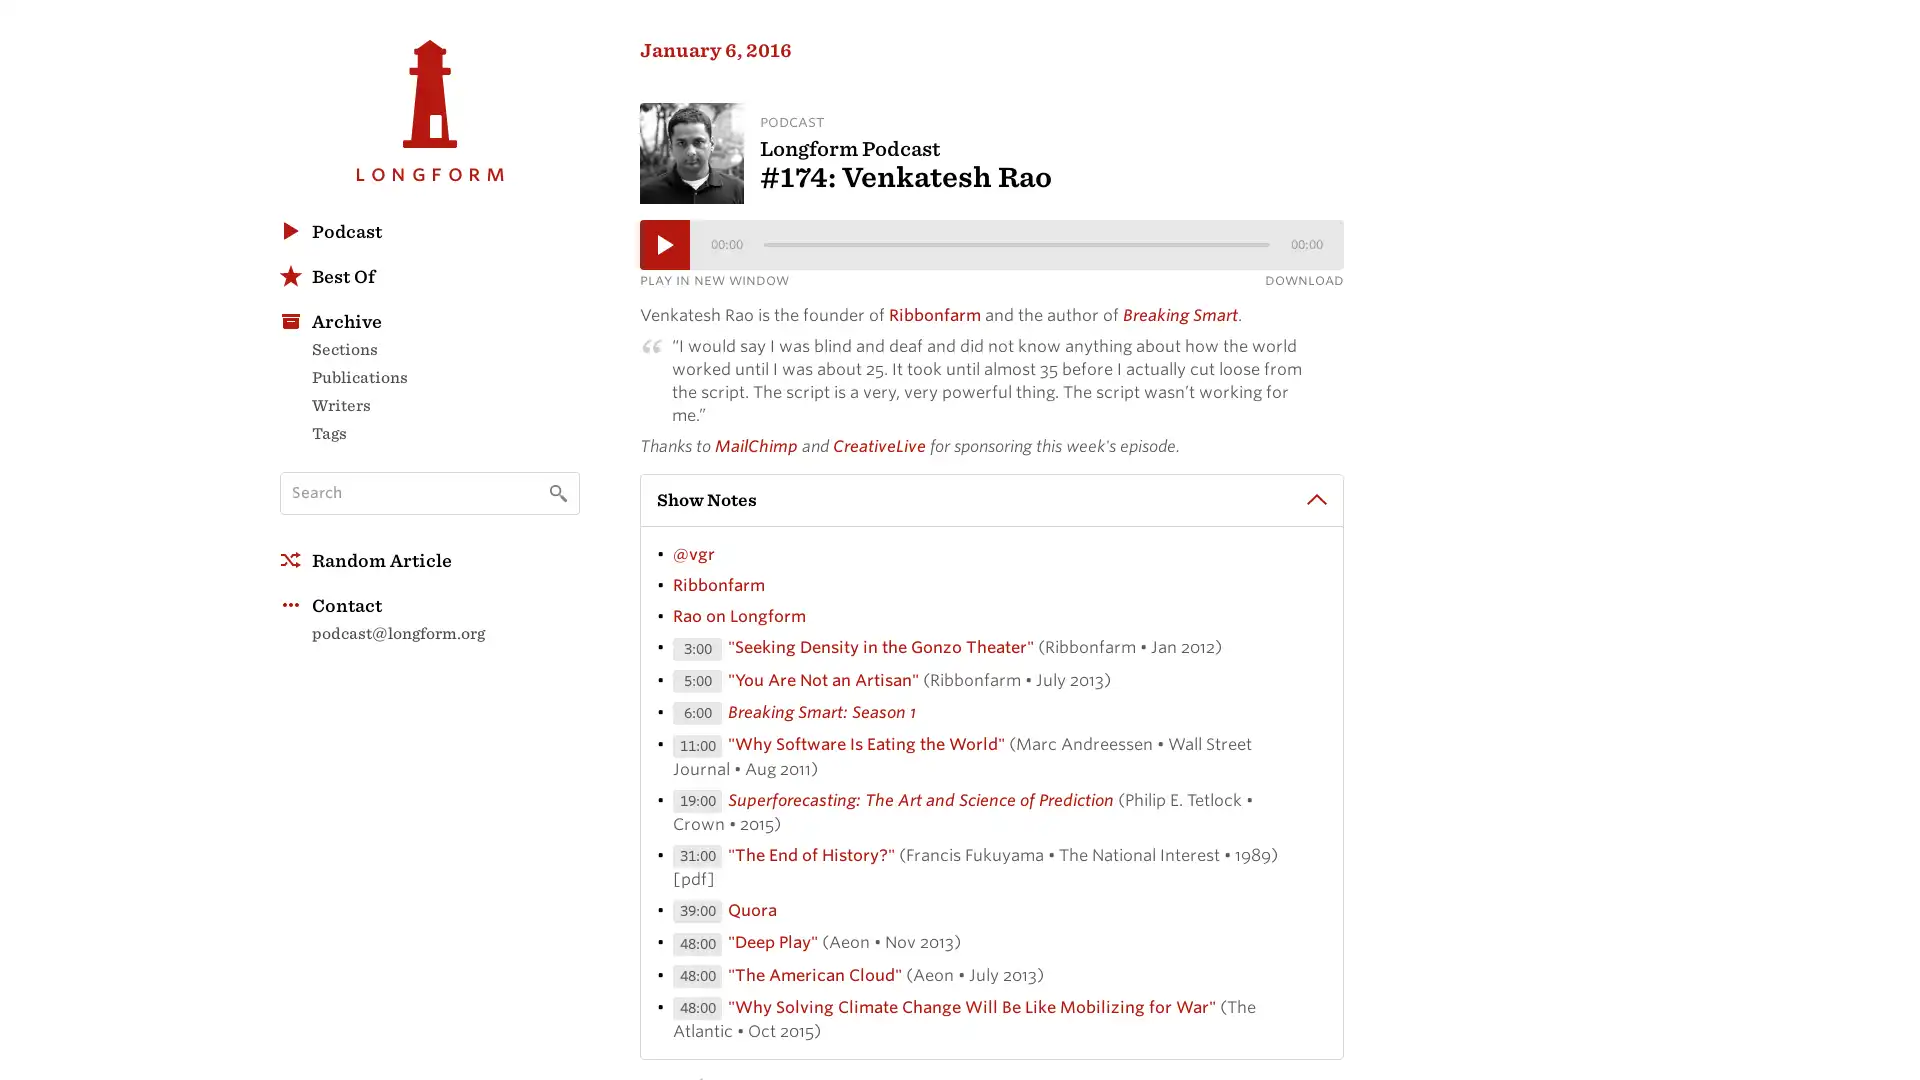 Image resolution: width=1920 pixels, height=1080 pixels. I want to click on 5:00, so click(697, 683).